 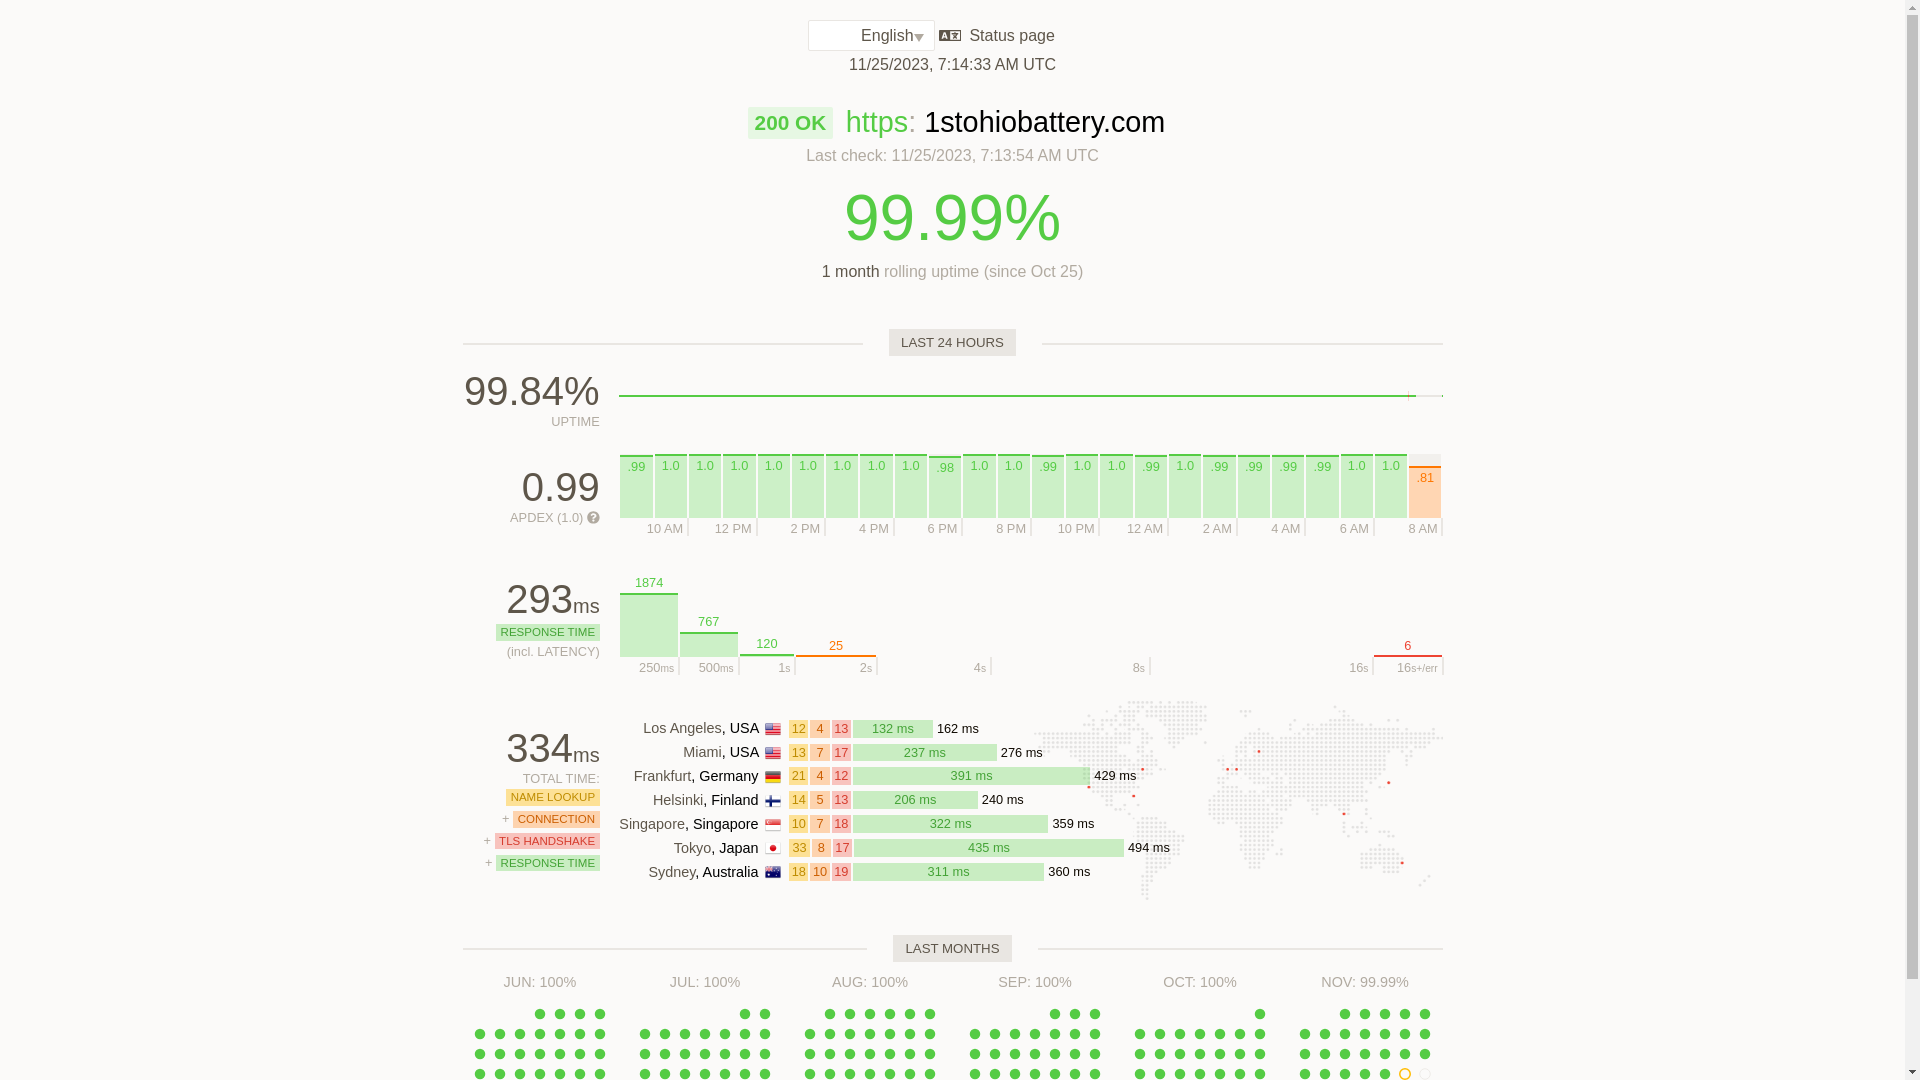 I want to click on '<small>Jul 08:</small> No downtime', so click(x=743, y=1033).